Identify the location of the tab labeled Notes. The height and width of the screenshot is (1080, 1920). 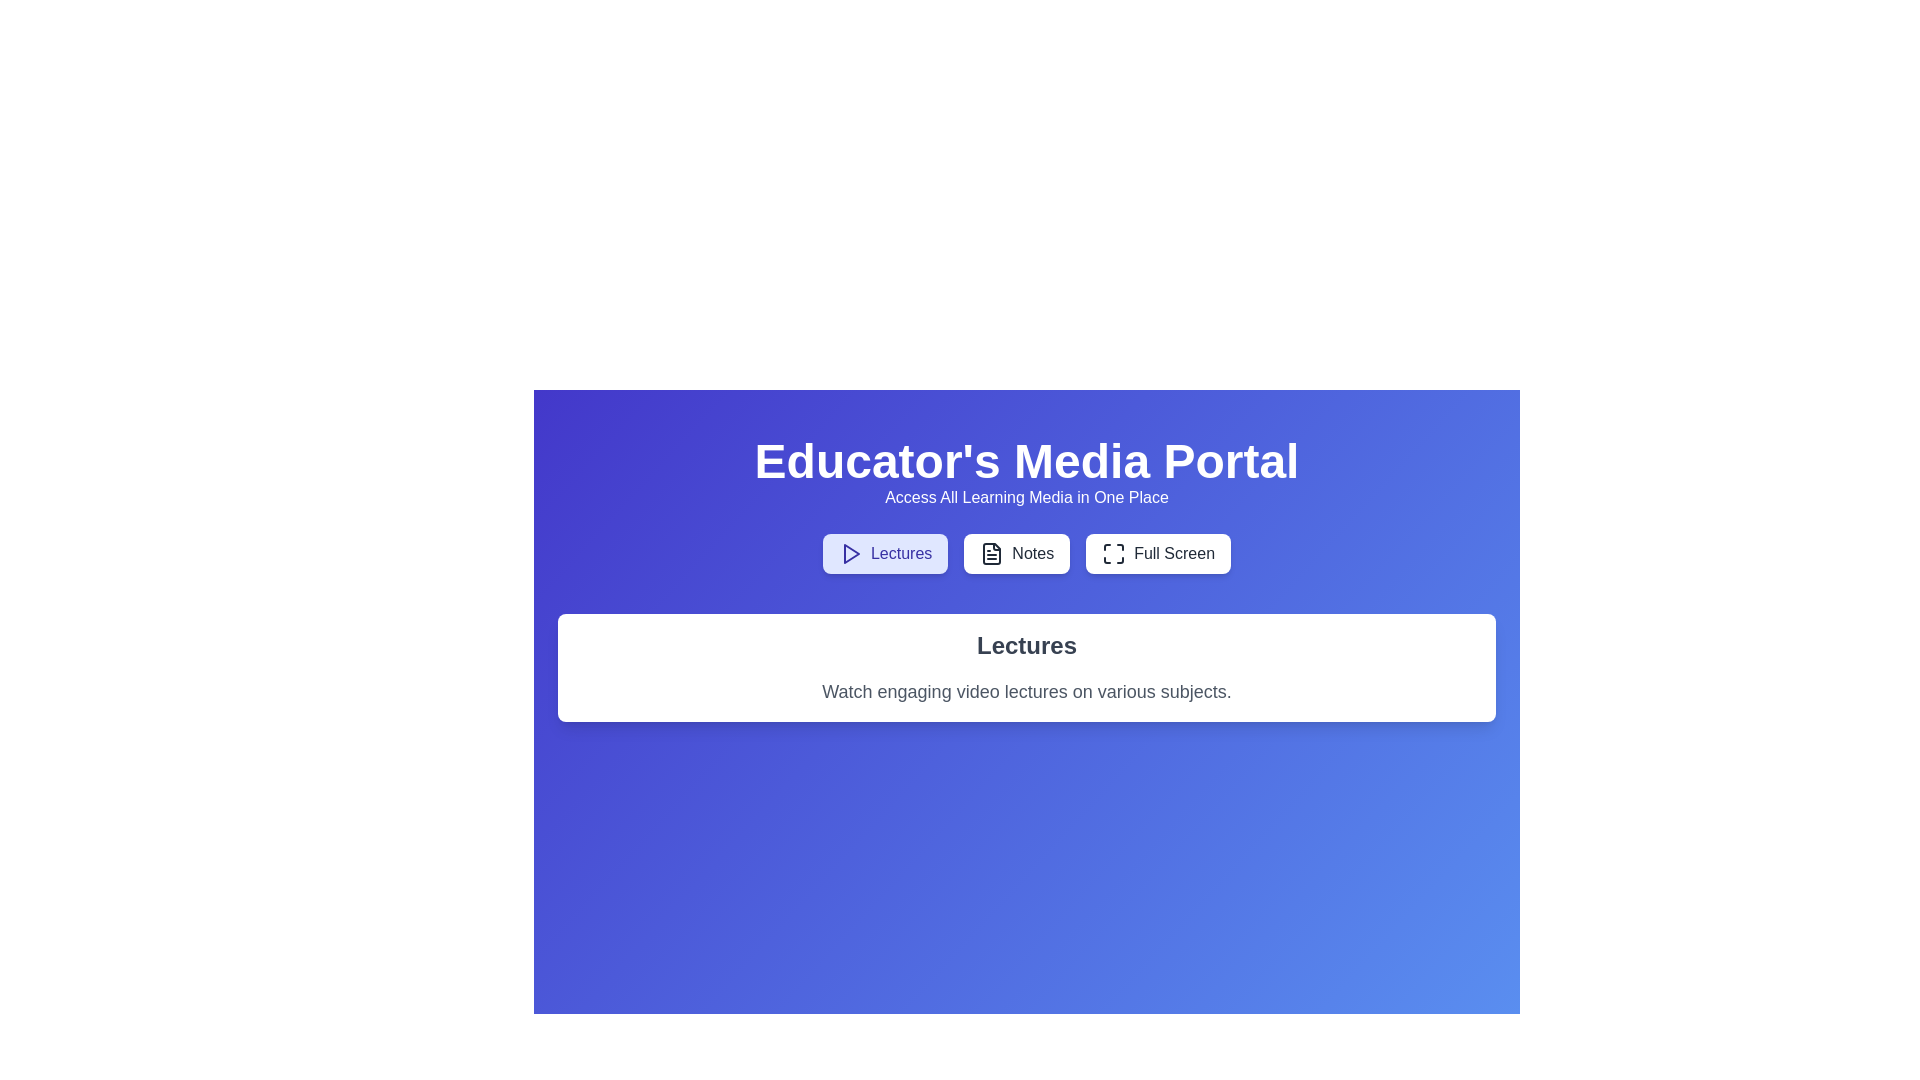
(1017, 554).